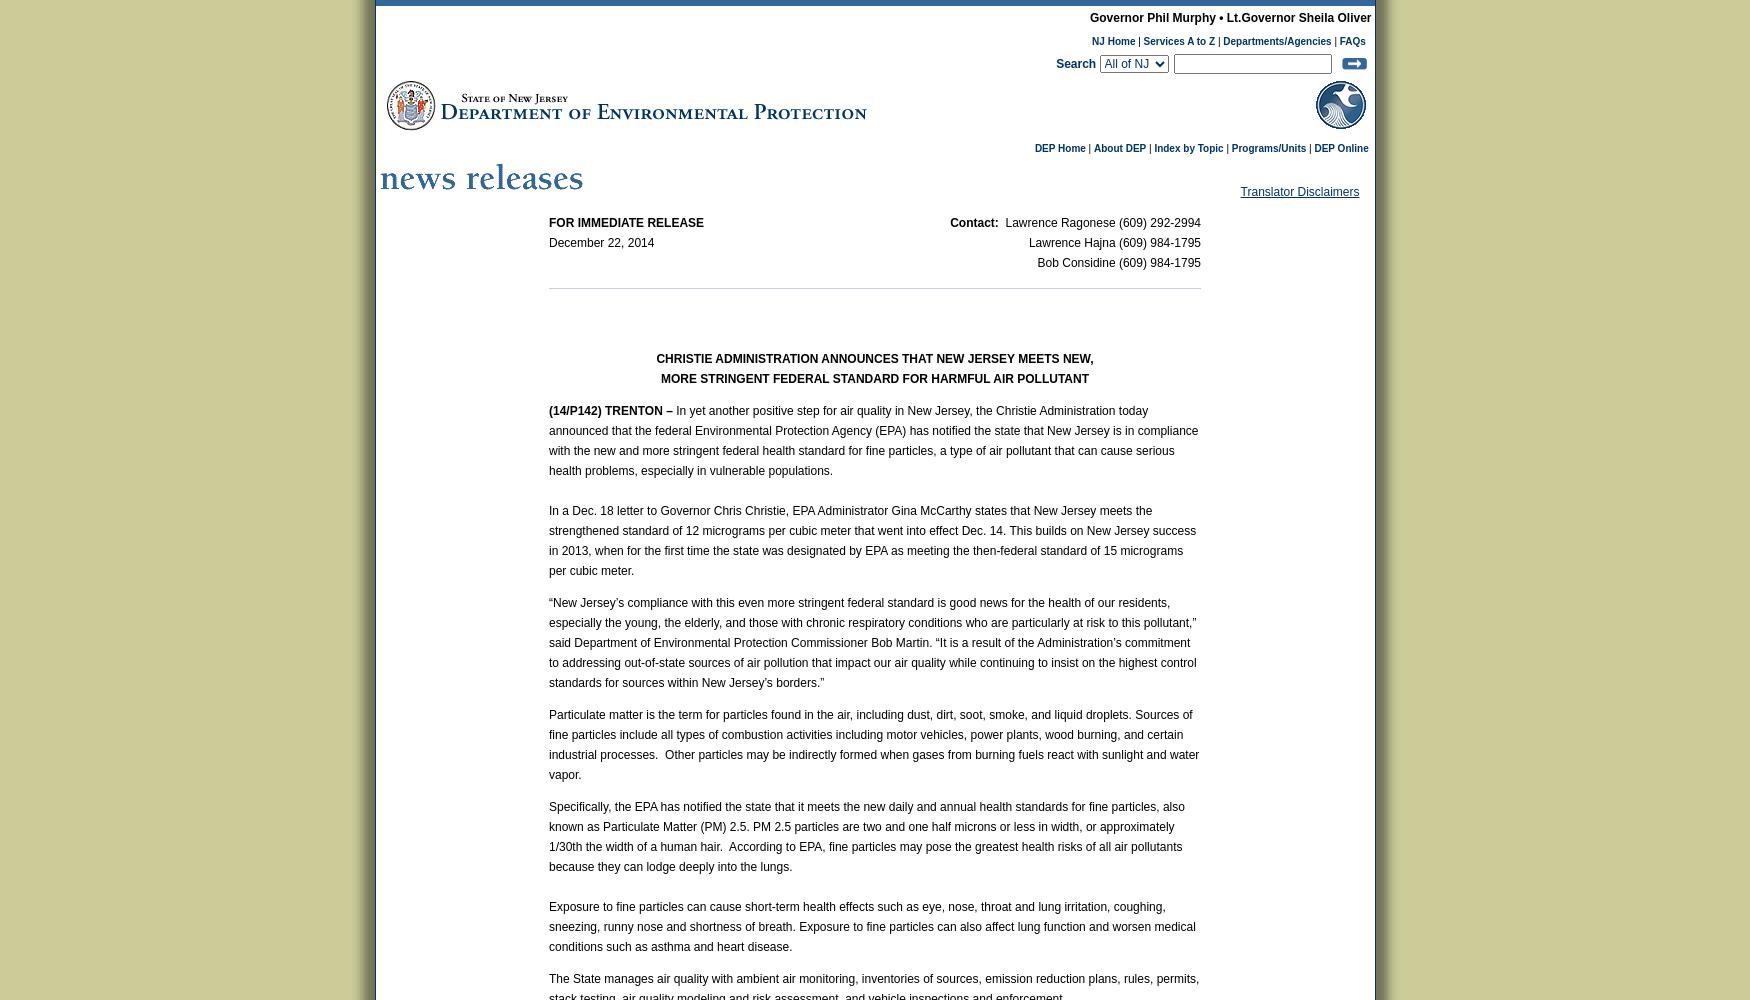 This screenshot has width=1750, height=1000. Describe the element at coordinates (866, 836) in the screenshot. I see `'Specifically, the EPA has  notified the state that it meets the new daily and annual health standards for  fine particles, also known as Particulate Matter (PM) 2.5. PM 2.5 particles are  two and one half microns or less in width, or approximately 1/30th  the width of a human hair.  According to EPA, fine particles may pose the  greatest health risks of all air pollutants because they can lodge deeply into  the lungs.'` at that location.